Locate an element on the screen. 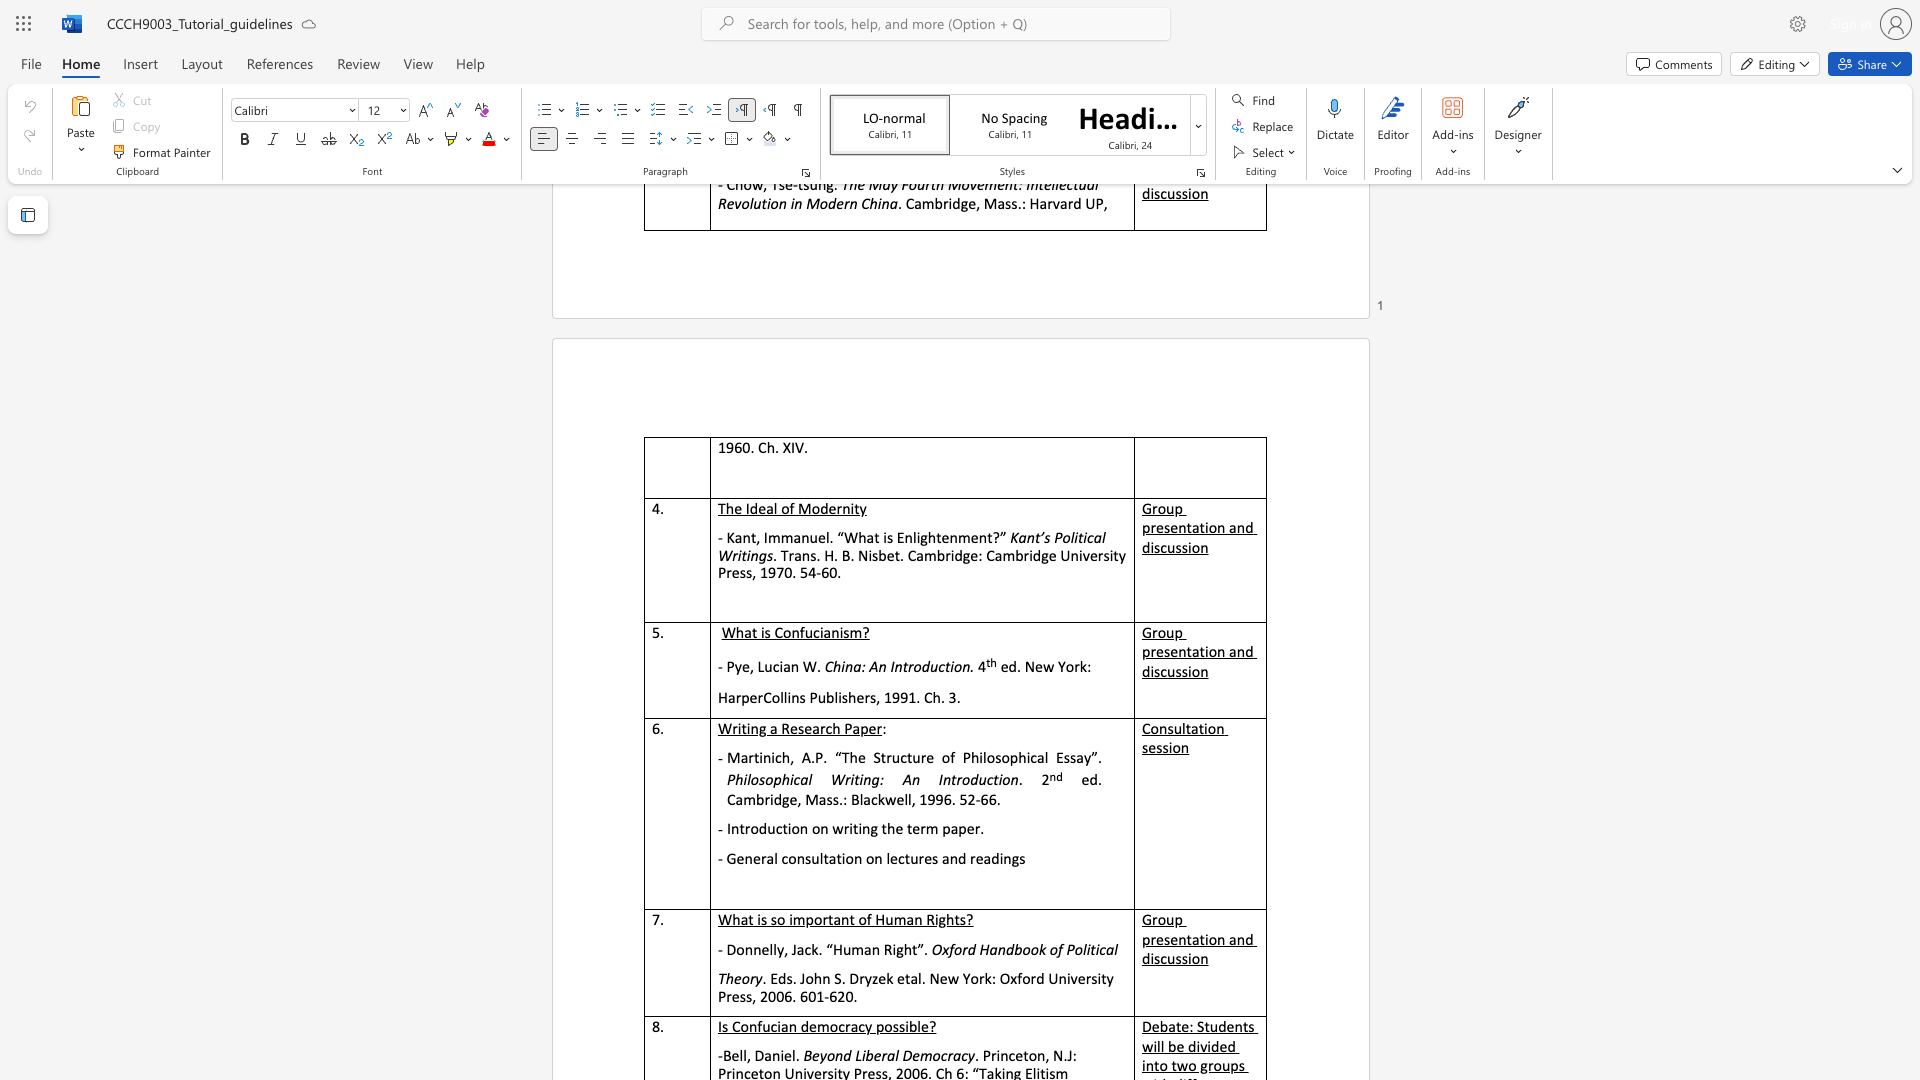 Image resolution: width=1920 pixels, height=1080 pixels. the subset text "inich" within the text "Martinich, A.P. “The Structure of Philosophical Essay”." is located at coordinates (758, 757).